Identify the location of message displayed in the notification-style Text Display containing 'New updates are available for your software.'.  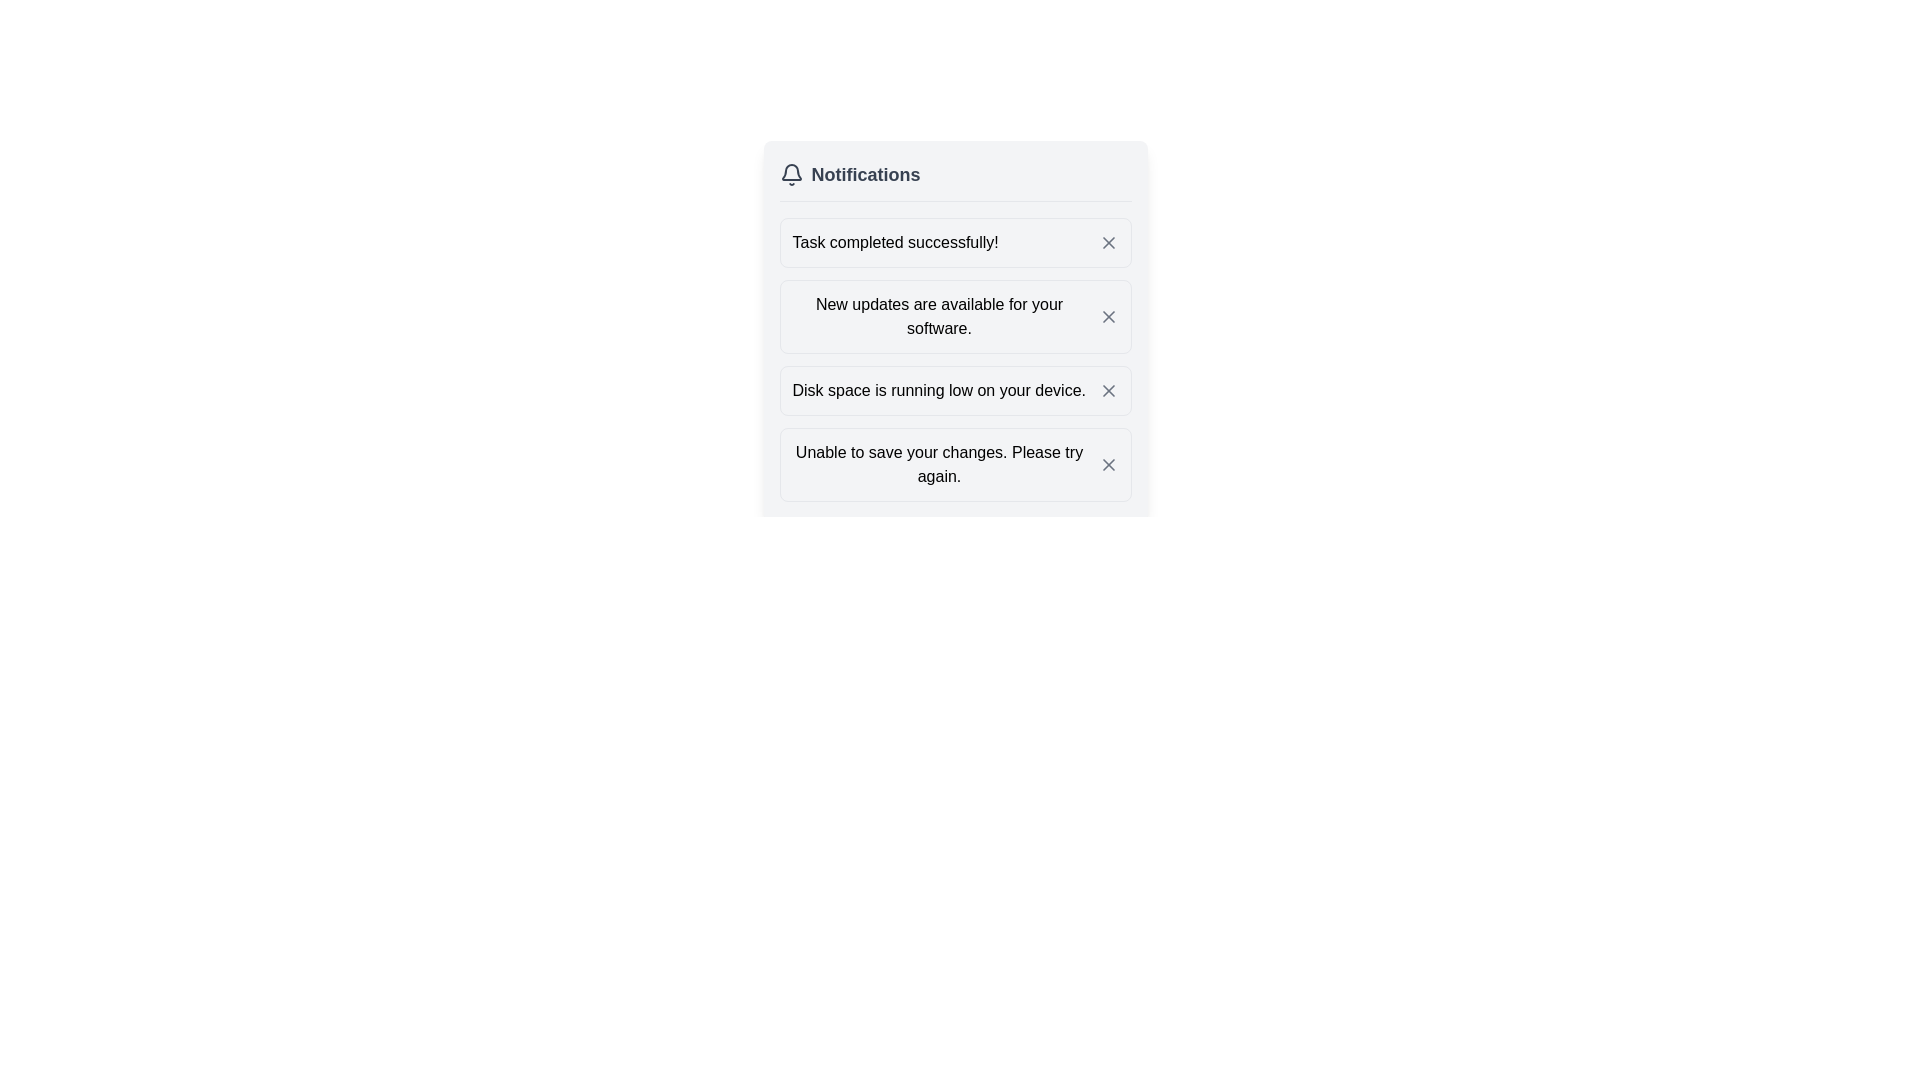
(938, 315).